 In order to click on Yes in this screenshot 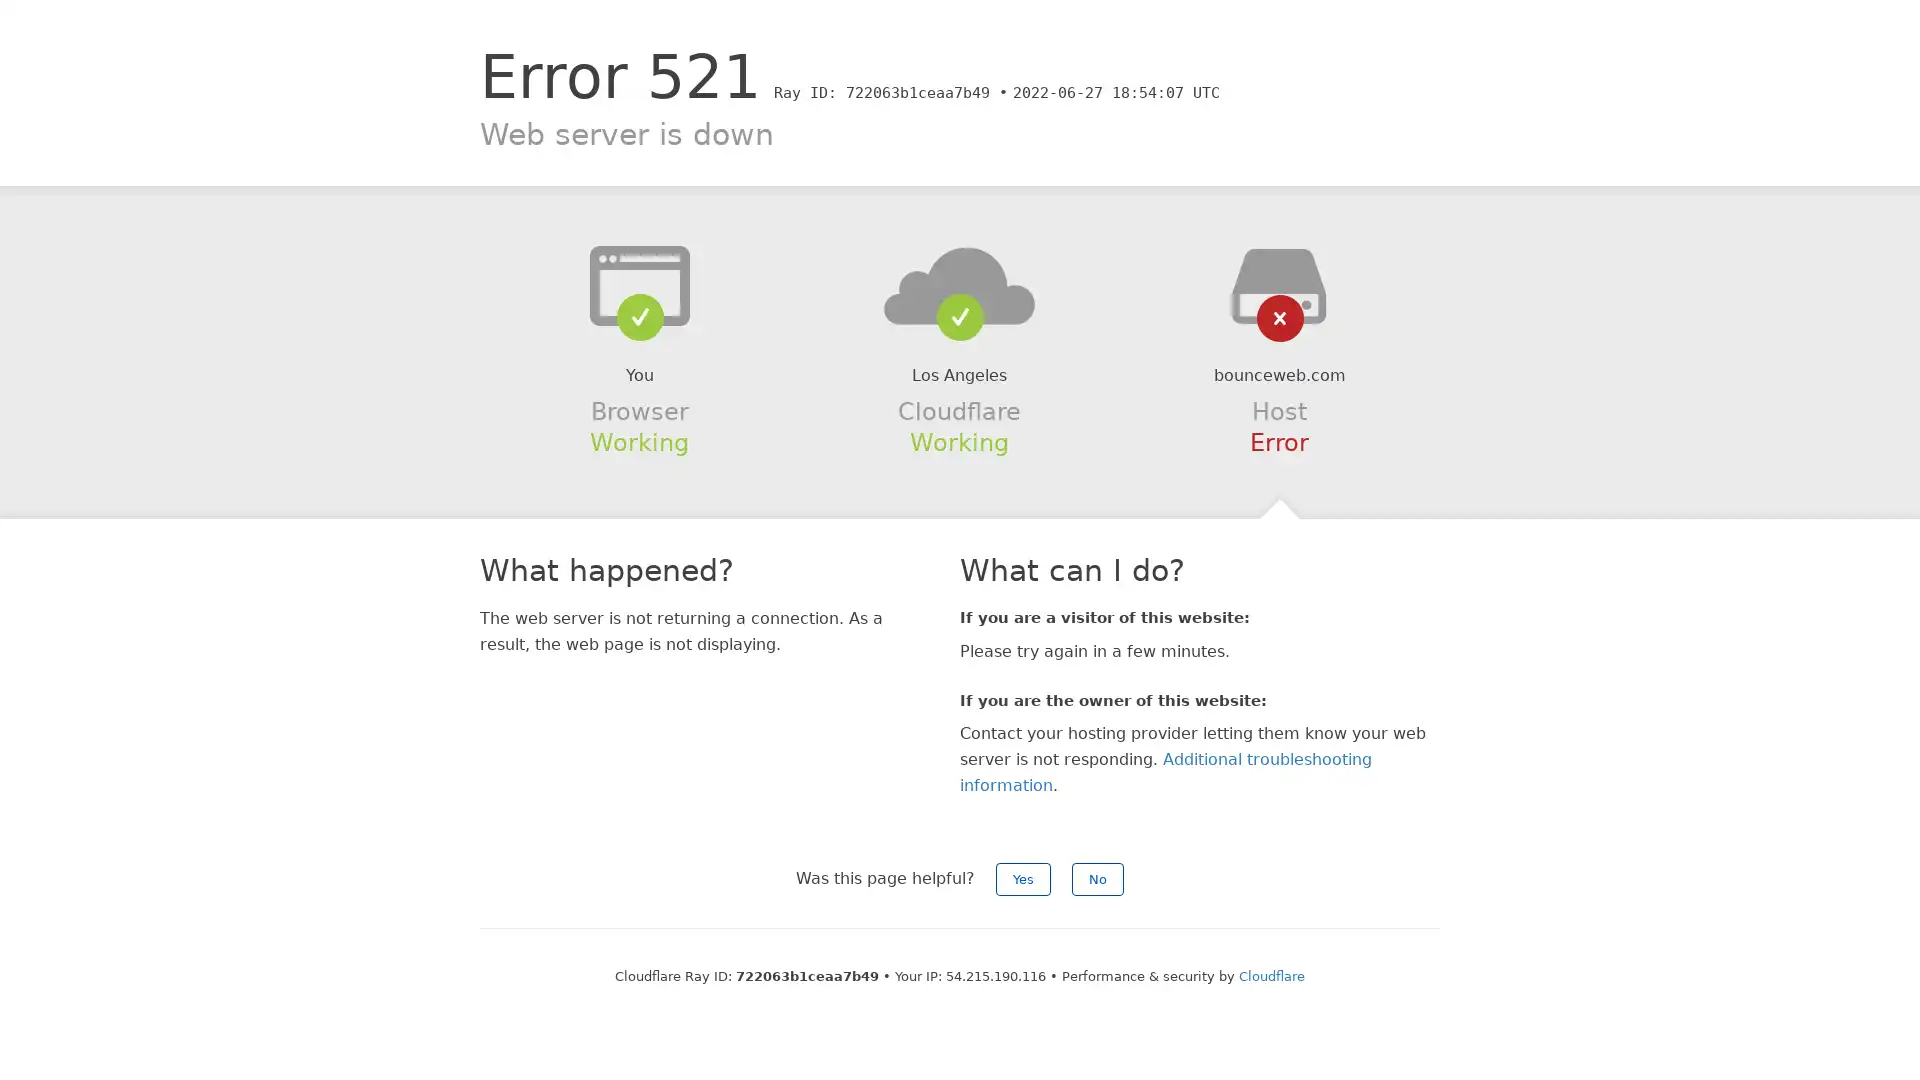, I will do `click(1023, 878)`.